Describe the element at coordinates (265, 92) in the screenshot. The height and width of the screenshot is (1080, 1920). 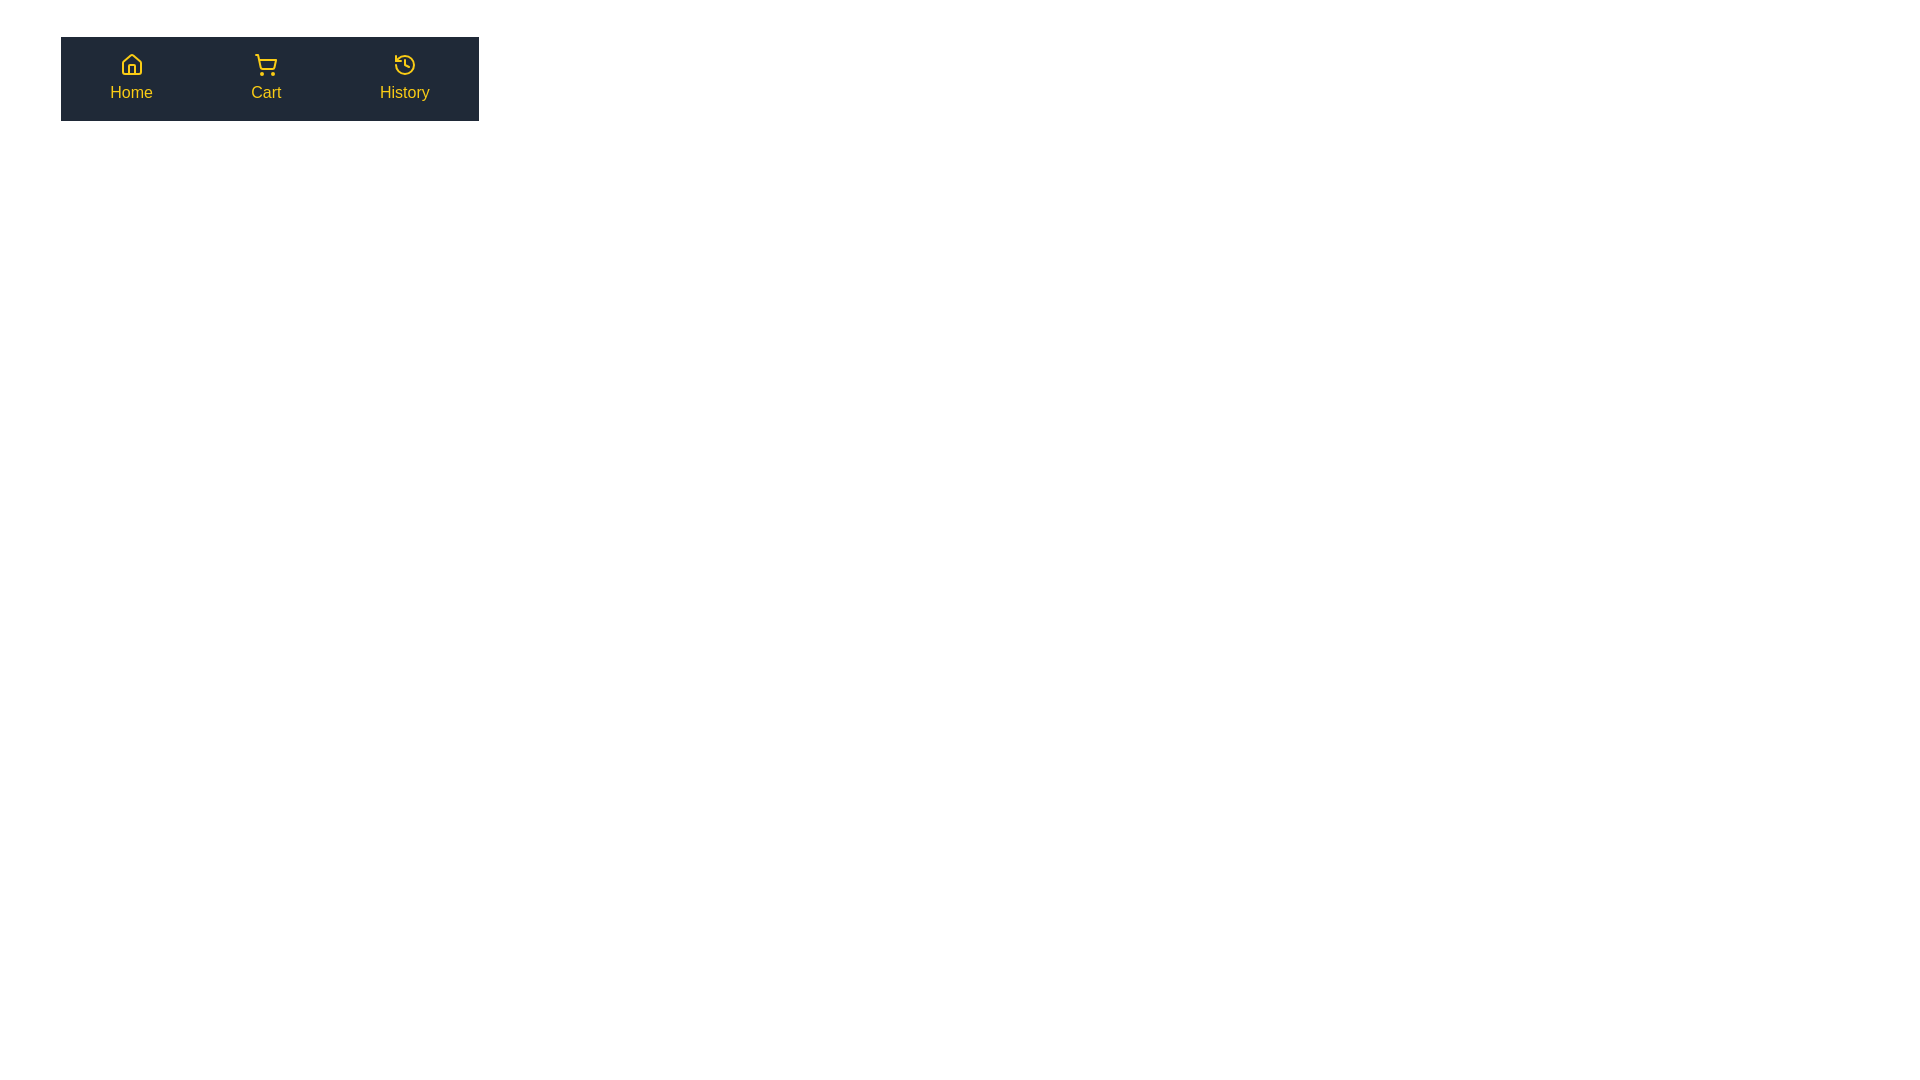
I see `the label Cart from the bottom navigation bar` at that location.